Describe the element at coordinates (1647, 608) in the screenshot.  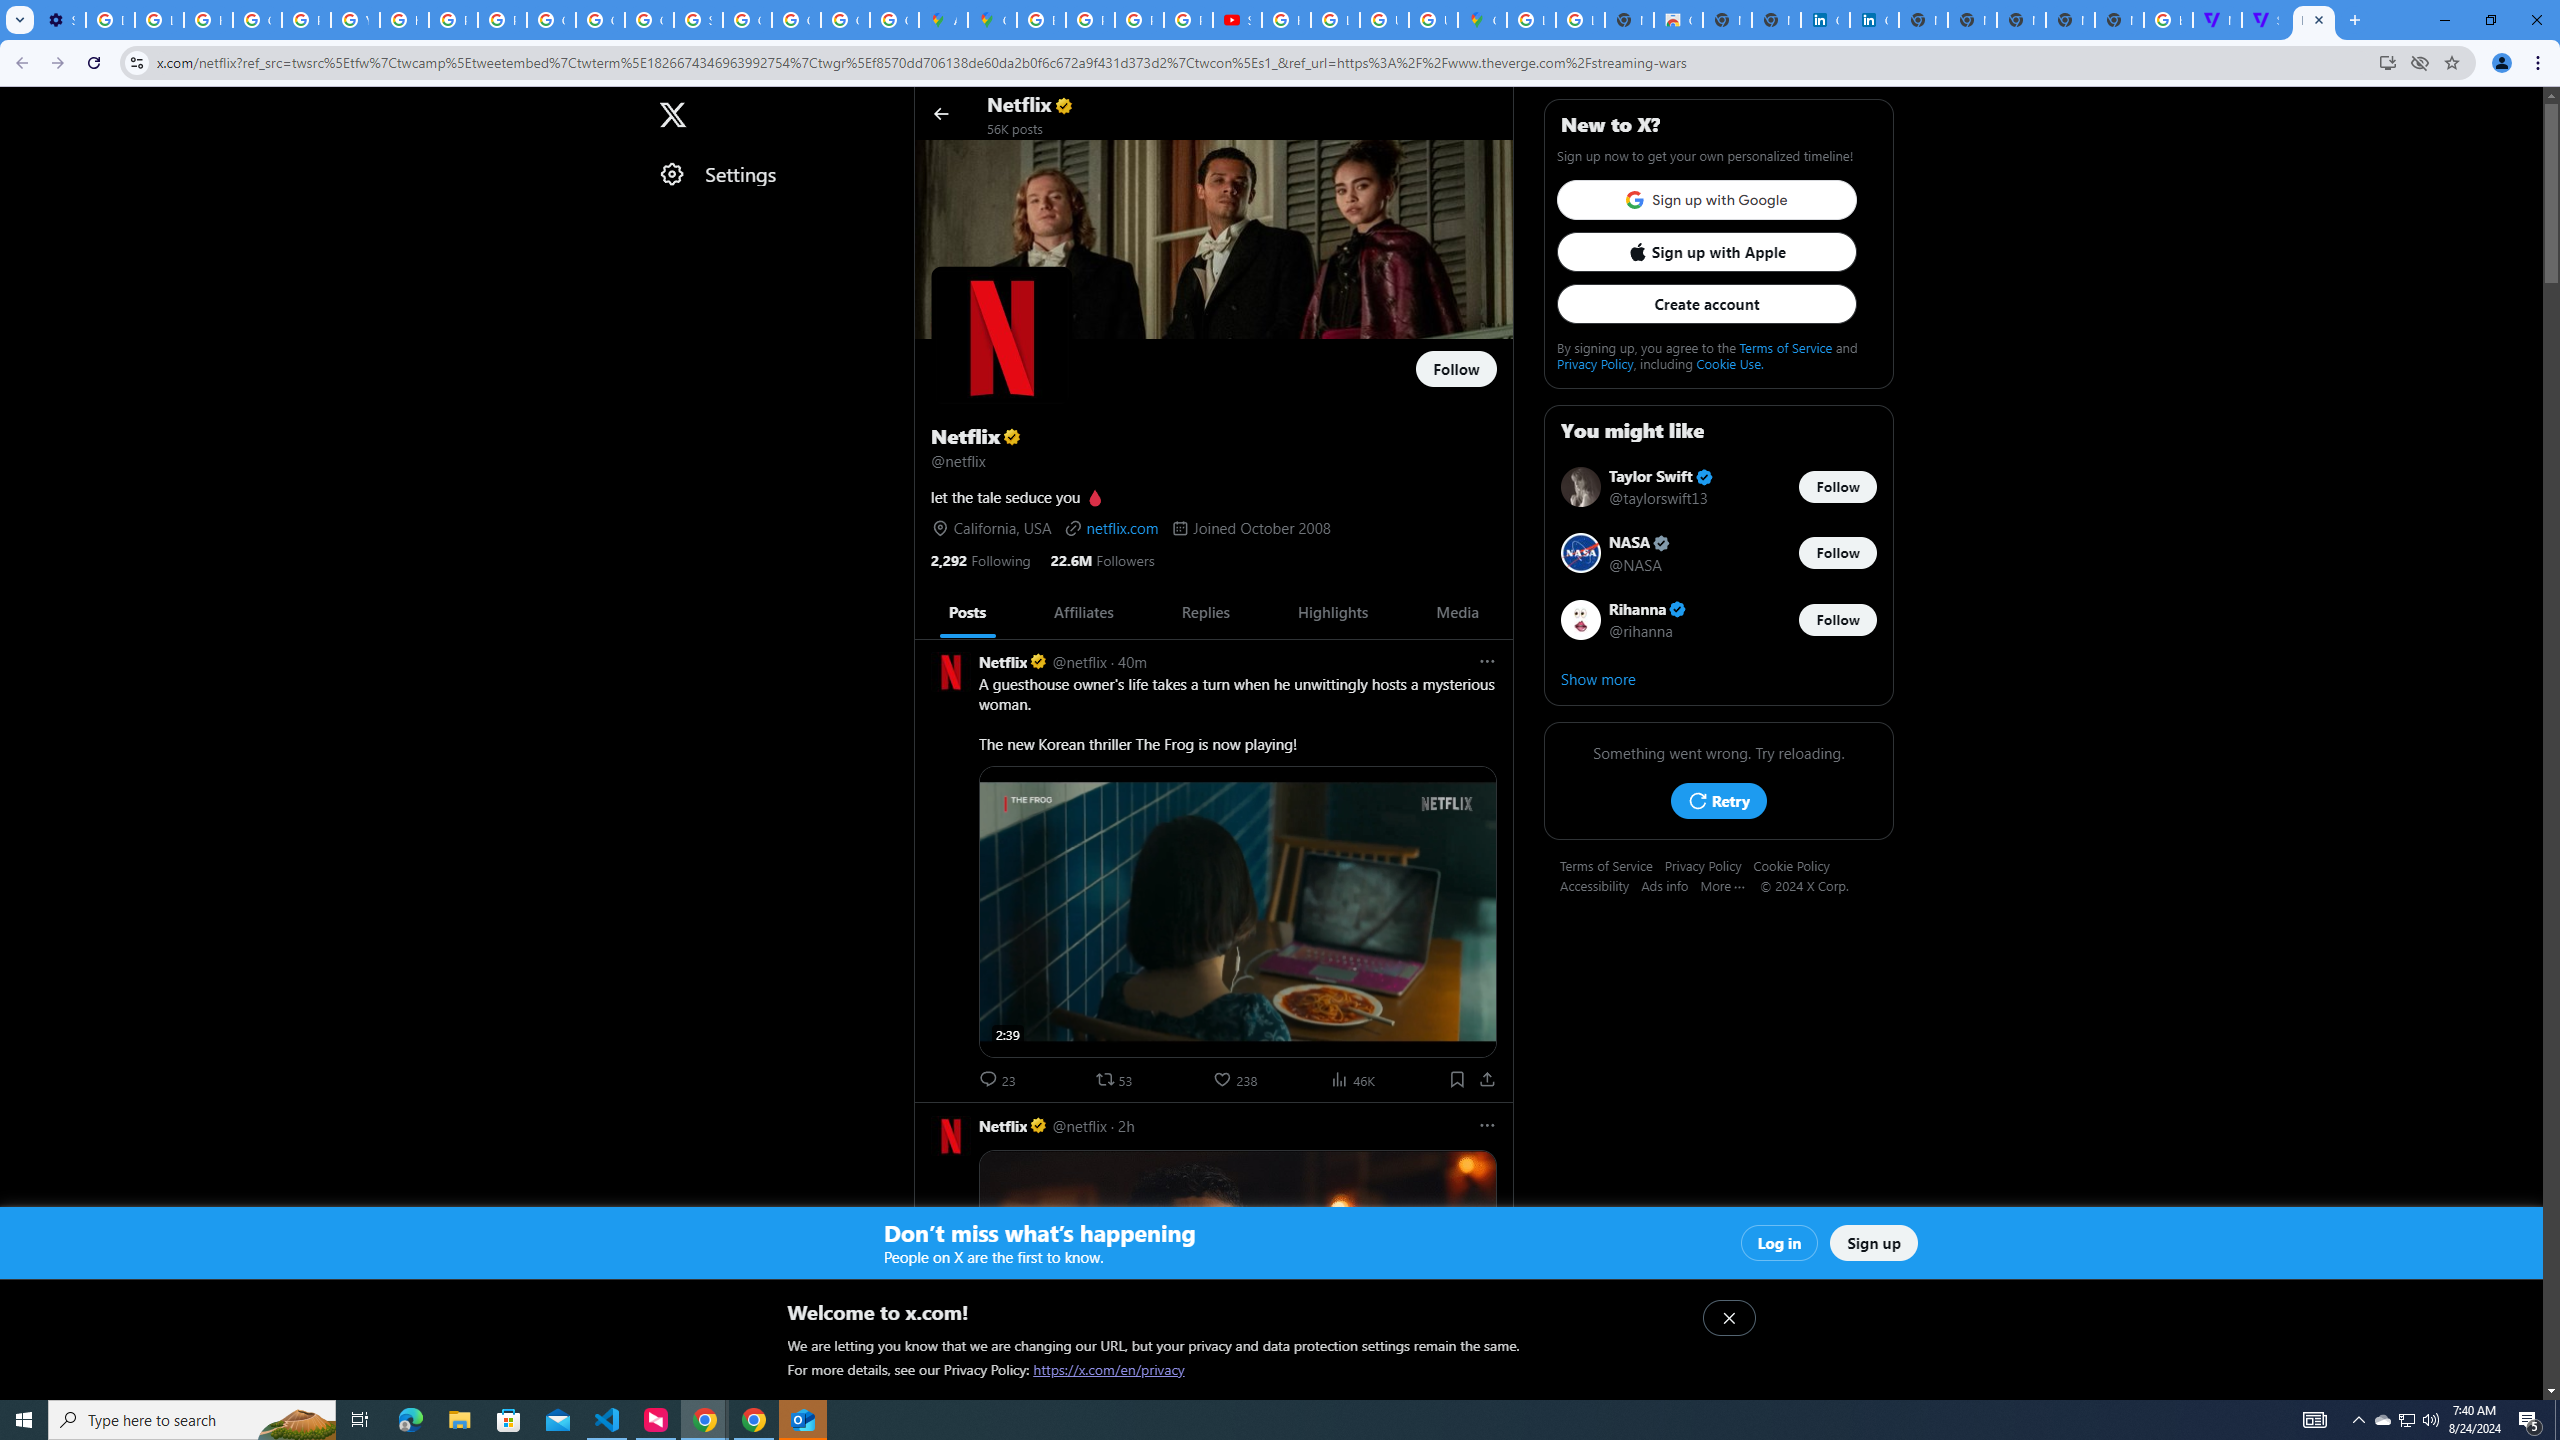
I see `'Rihanna Verified account'` at that location.